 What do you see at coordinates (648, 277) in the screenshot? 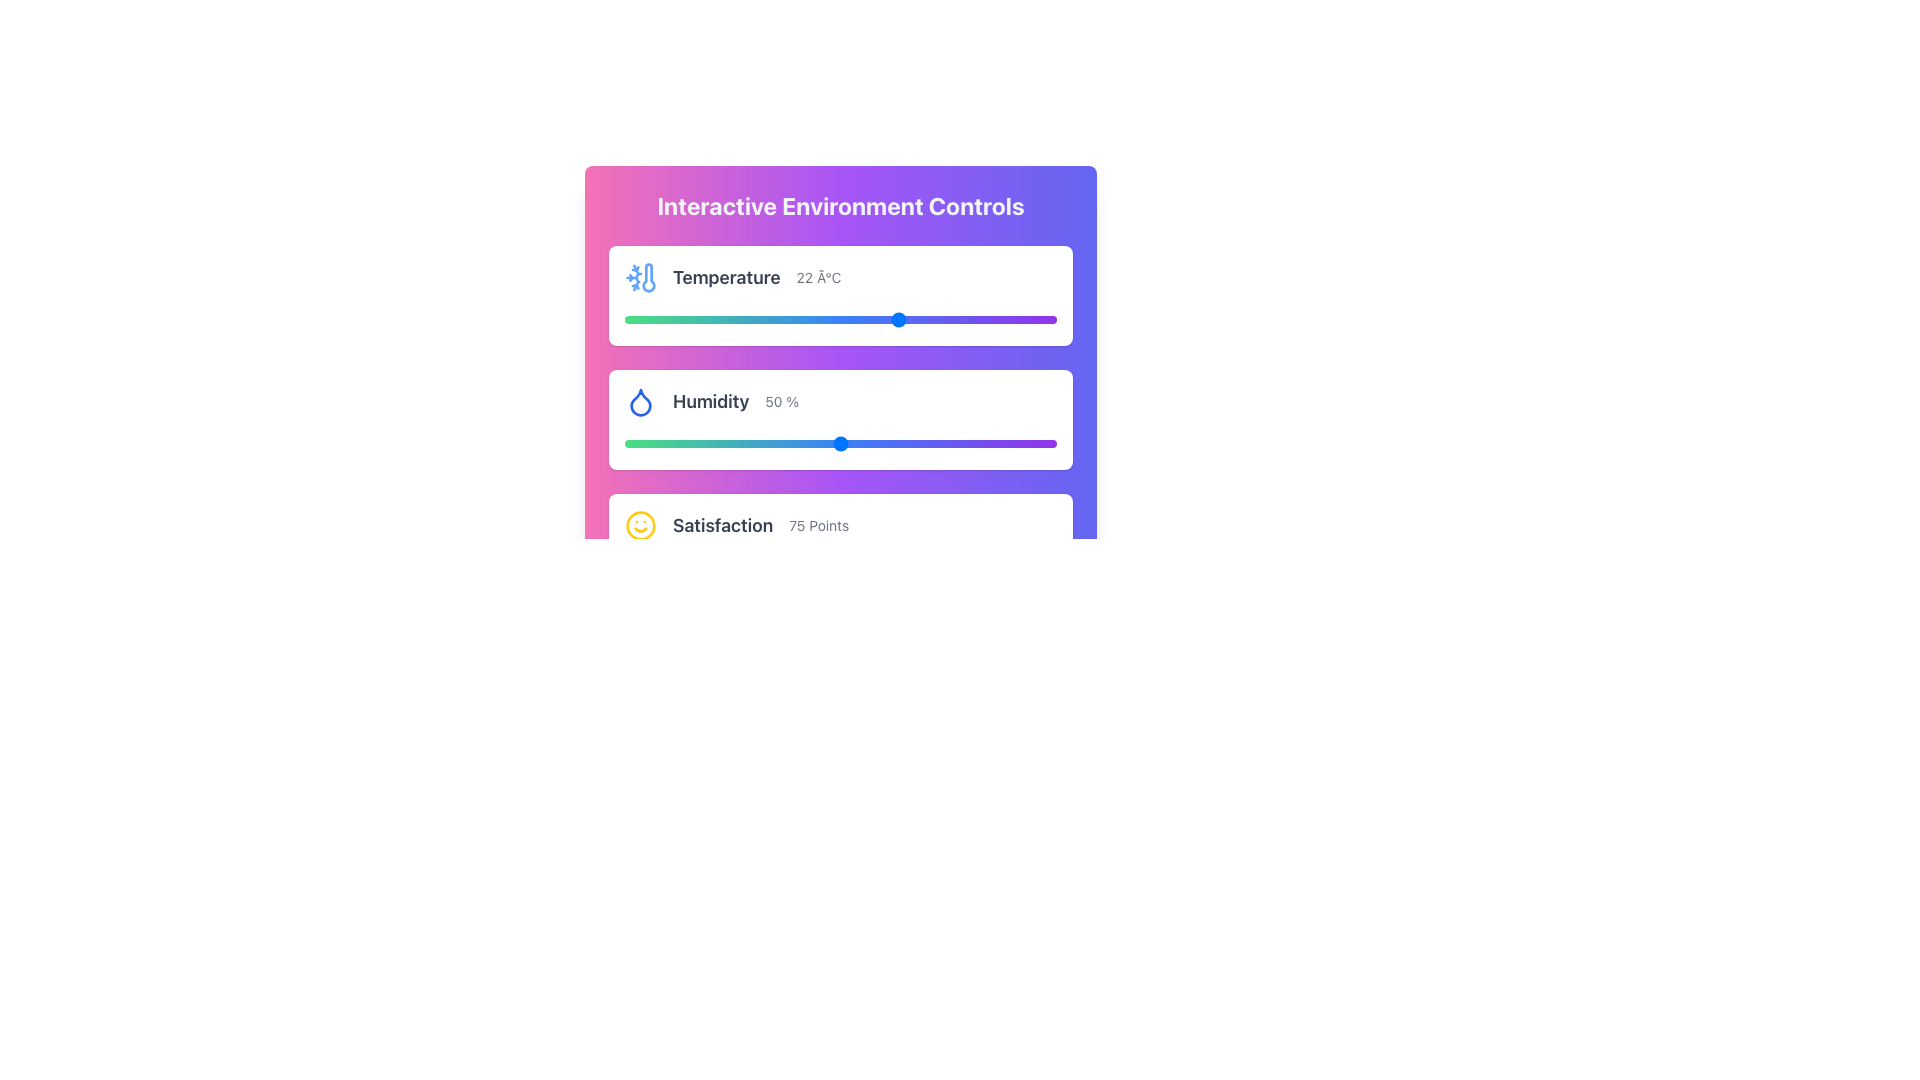
I see `the vector graphic icon depicting a thermometer with a snowflake, located next to the label 'Temperature' in the first row of the interactive environment controls panel` at bounding box center [648, 277].